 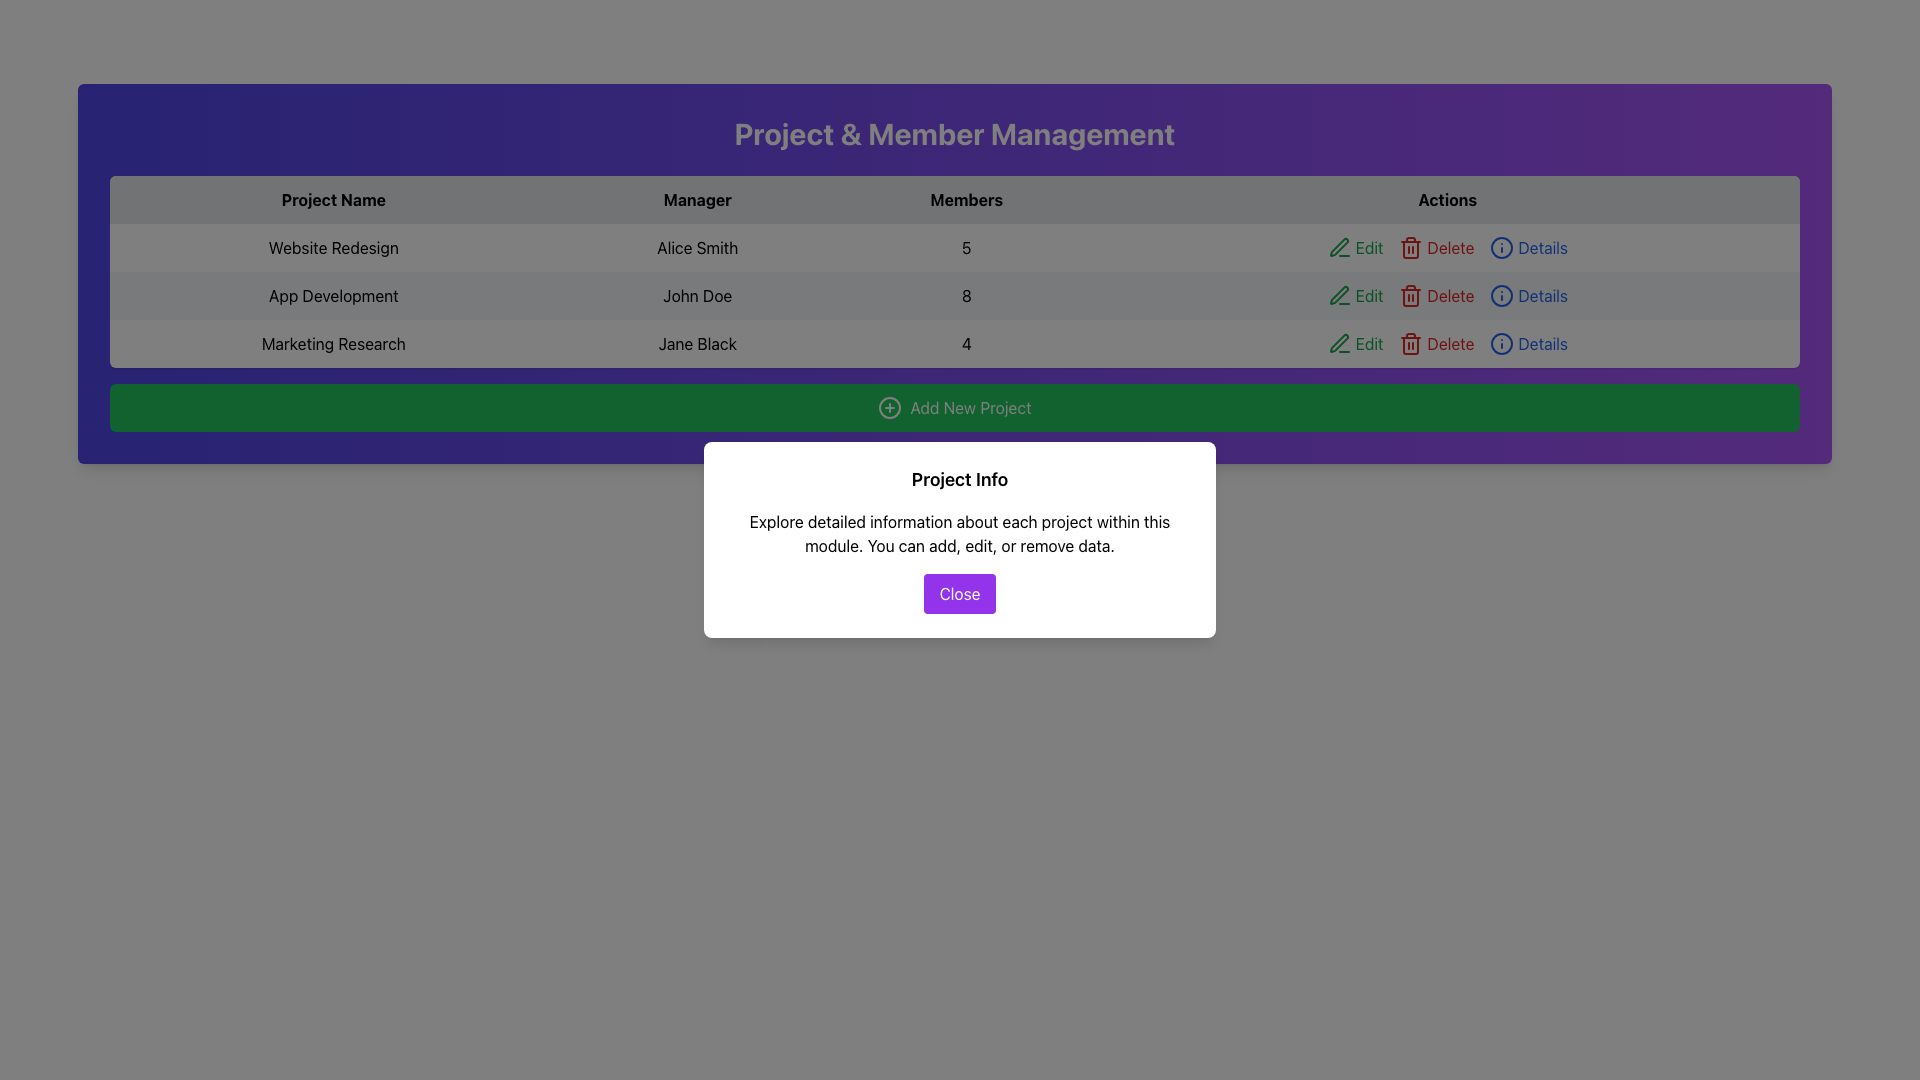 I want to click on the Circular Icon, which is an information symbol outlined with a thick stroke in blue color, located in the 'Actions' column of the table to possibly see a tooltip, so click(x=1502, y=246).